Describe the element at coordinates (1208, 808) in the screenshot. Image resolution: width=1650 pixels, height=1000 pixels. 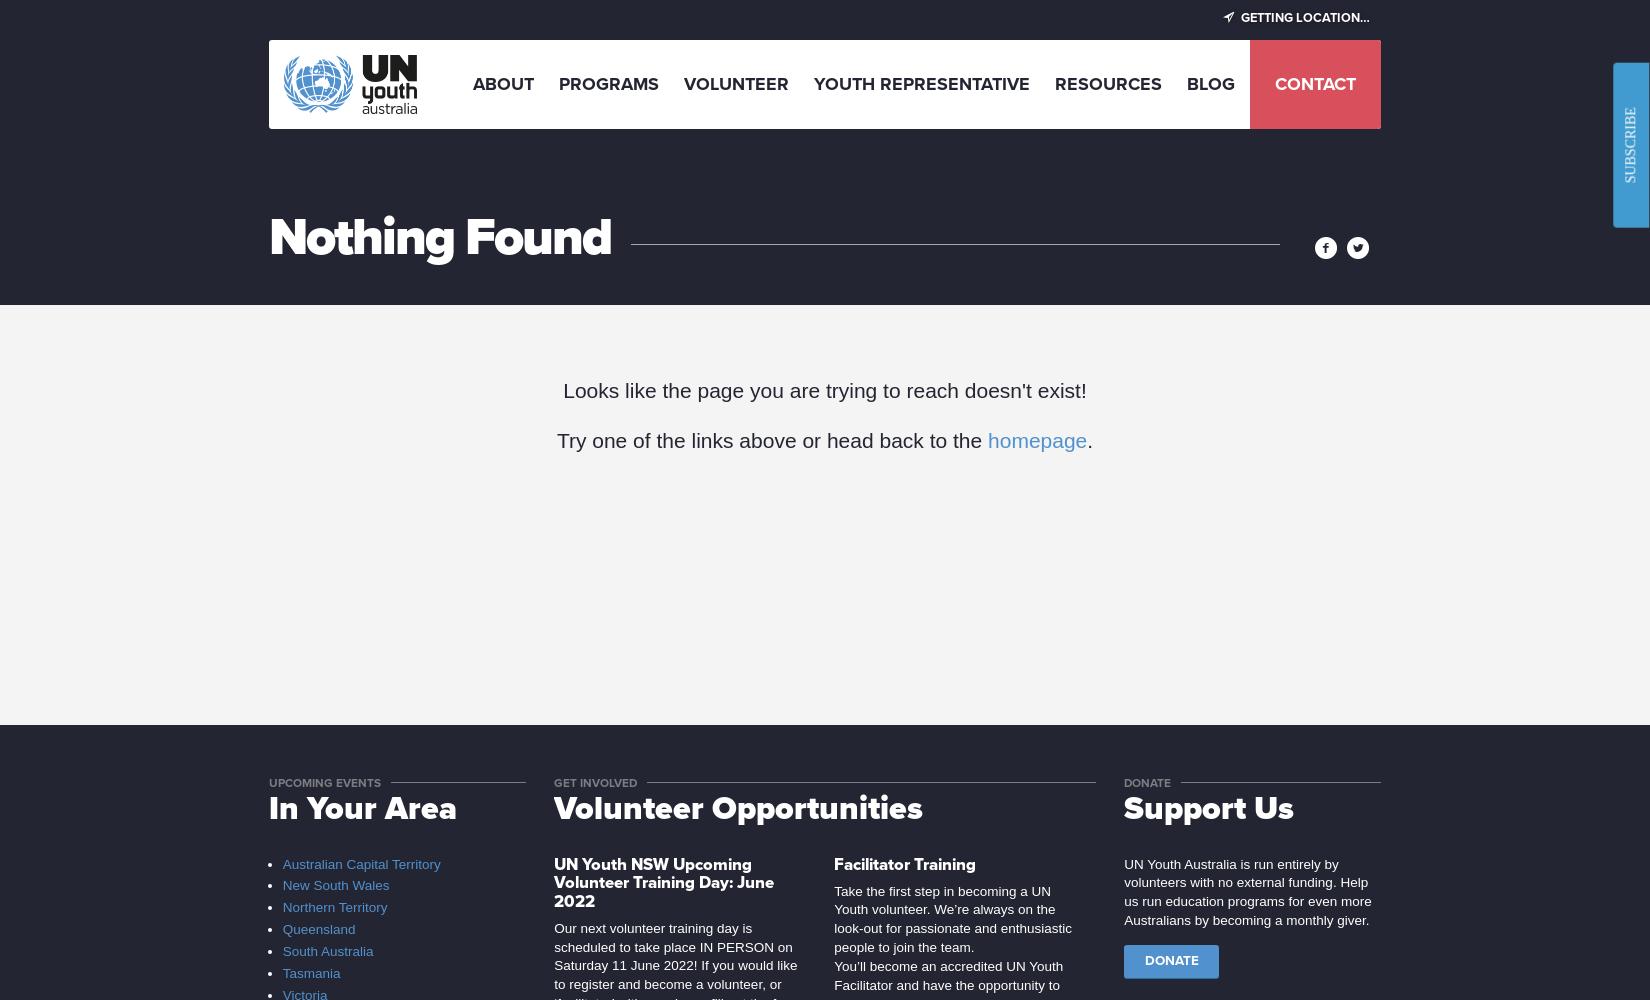
I see `'Support Us'` at that location.